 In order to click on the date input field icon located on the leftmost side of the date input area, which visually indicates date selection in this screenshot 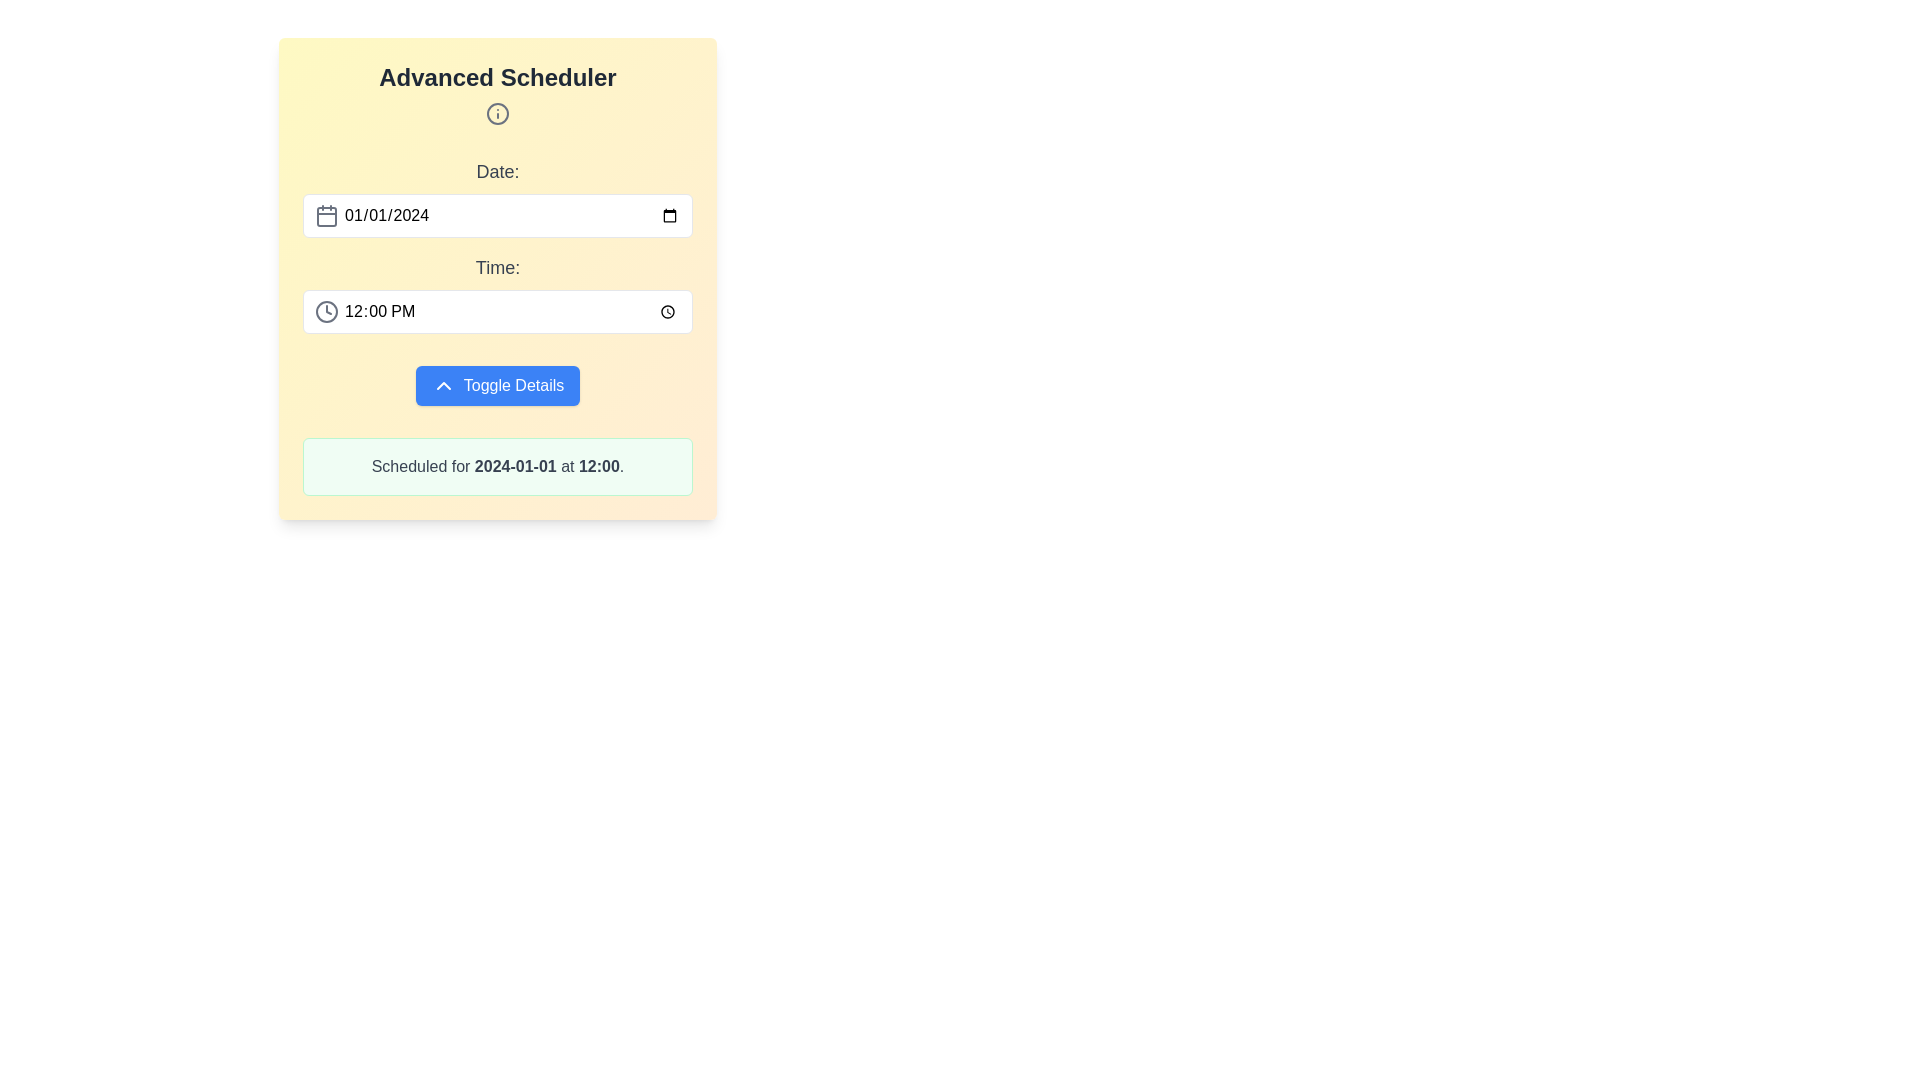, I will do `click(326, 216)`.